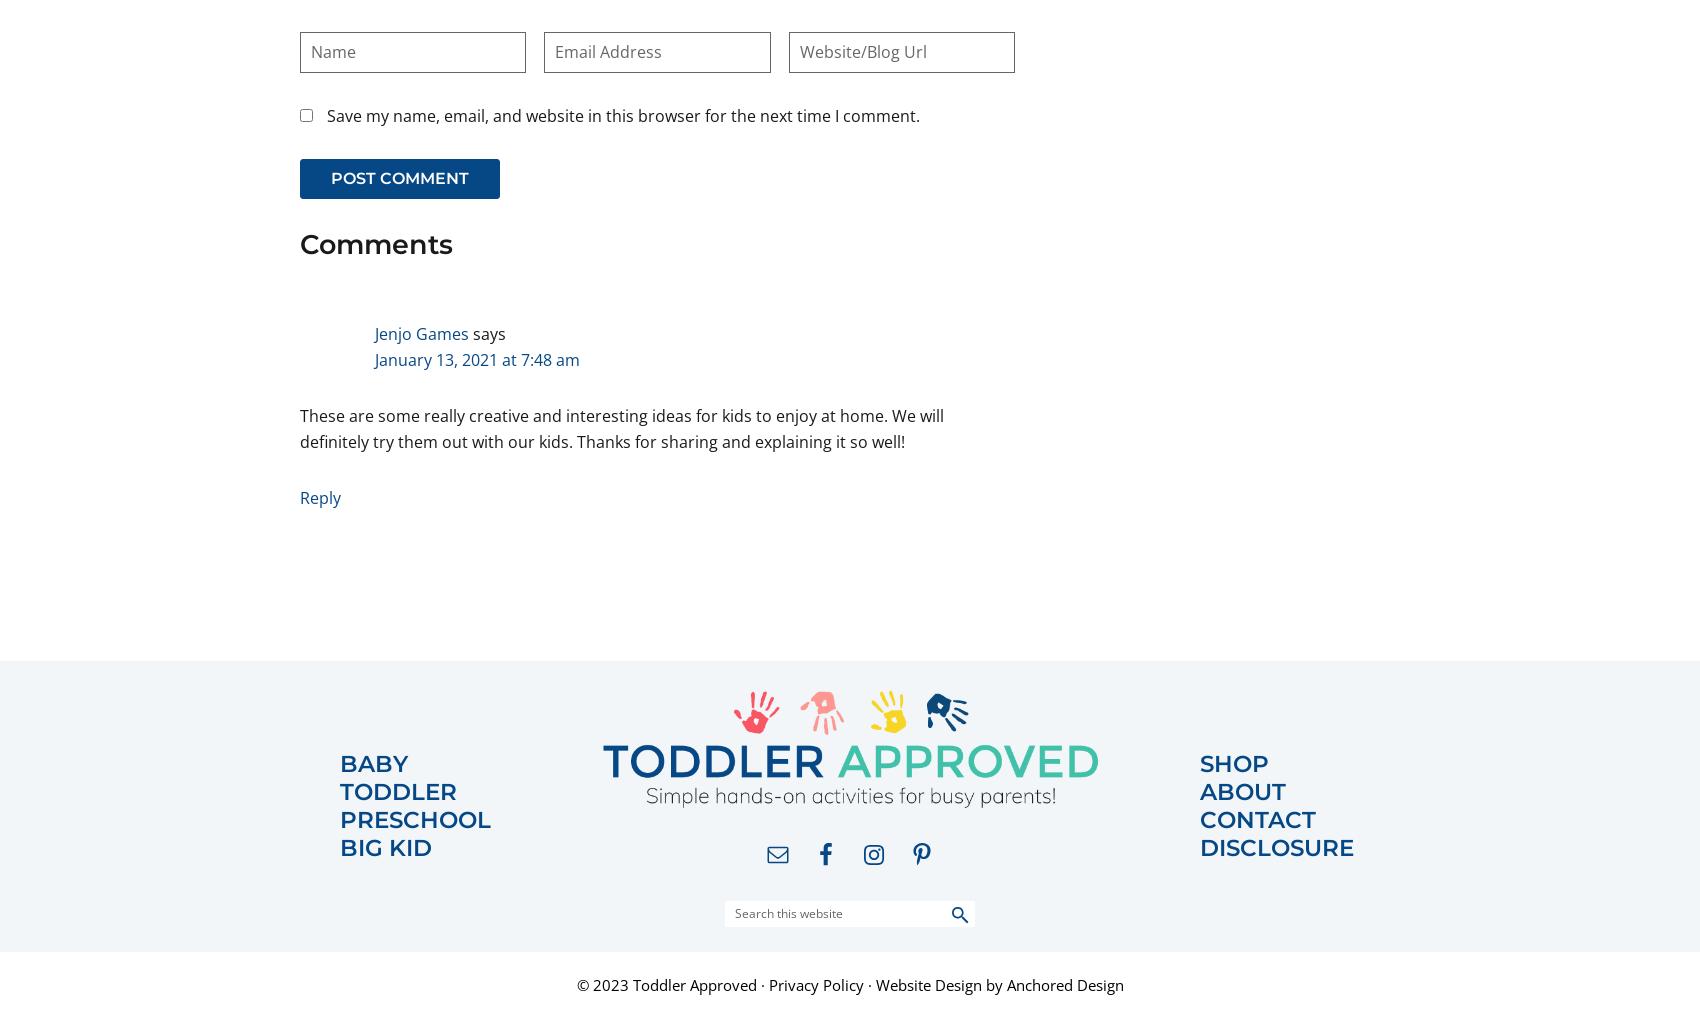  What do you see at coordinates (874, 984) in the screenshot?
I see `'Website Design by Anchored Design'` at bounding box center [874, 984].